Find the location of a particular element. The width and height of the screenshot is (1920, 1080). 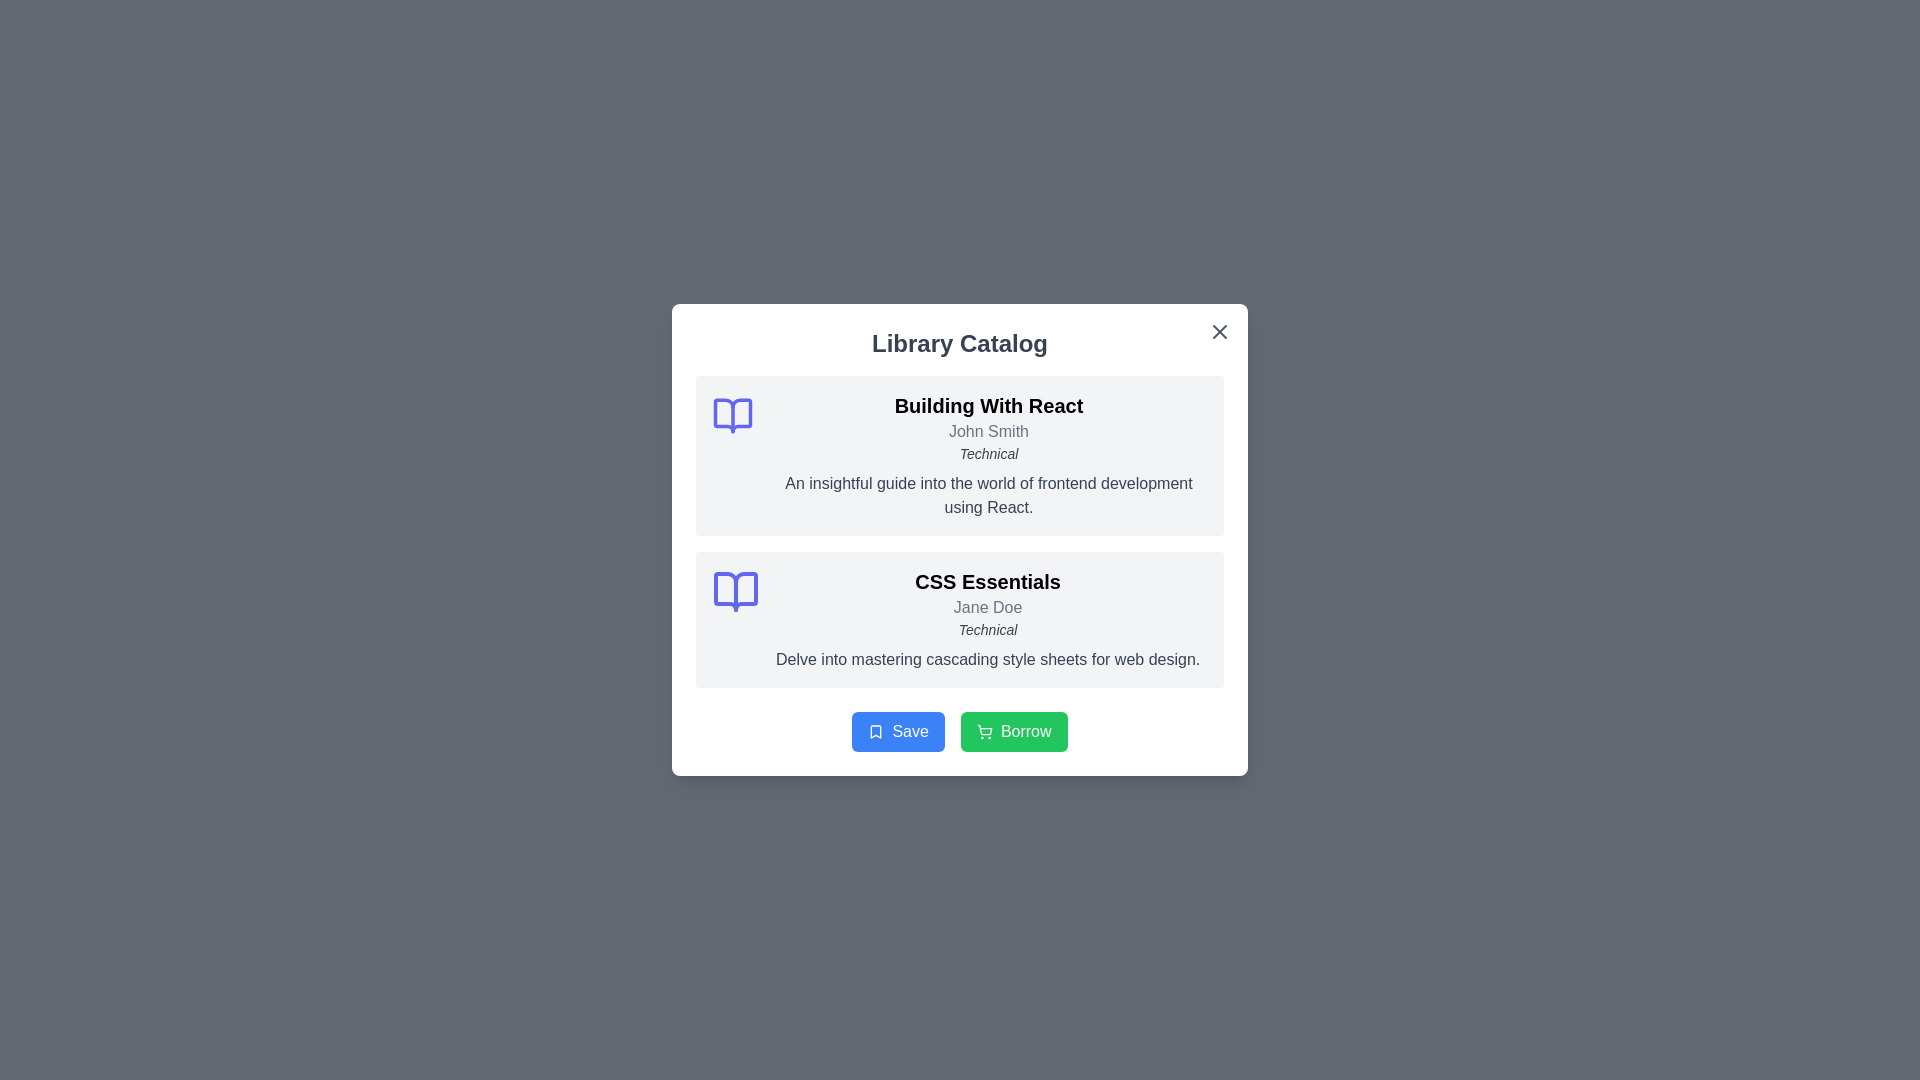

the Information card, which is the first book entry in the 'Library Catalog' modal is located at coordinates (988, 455).